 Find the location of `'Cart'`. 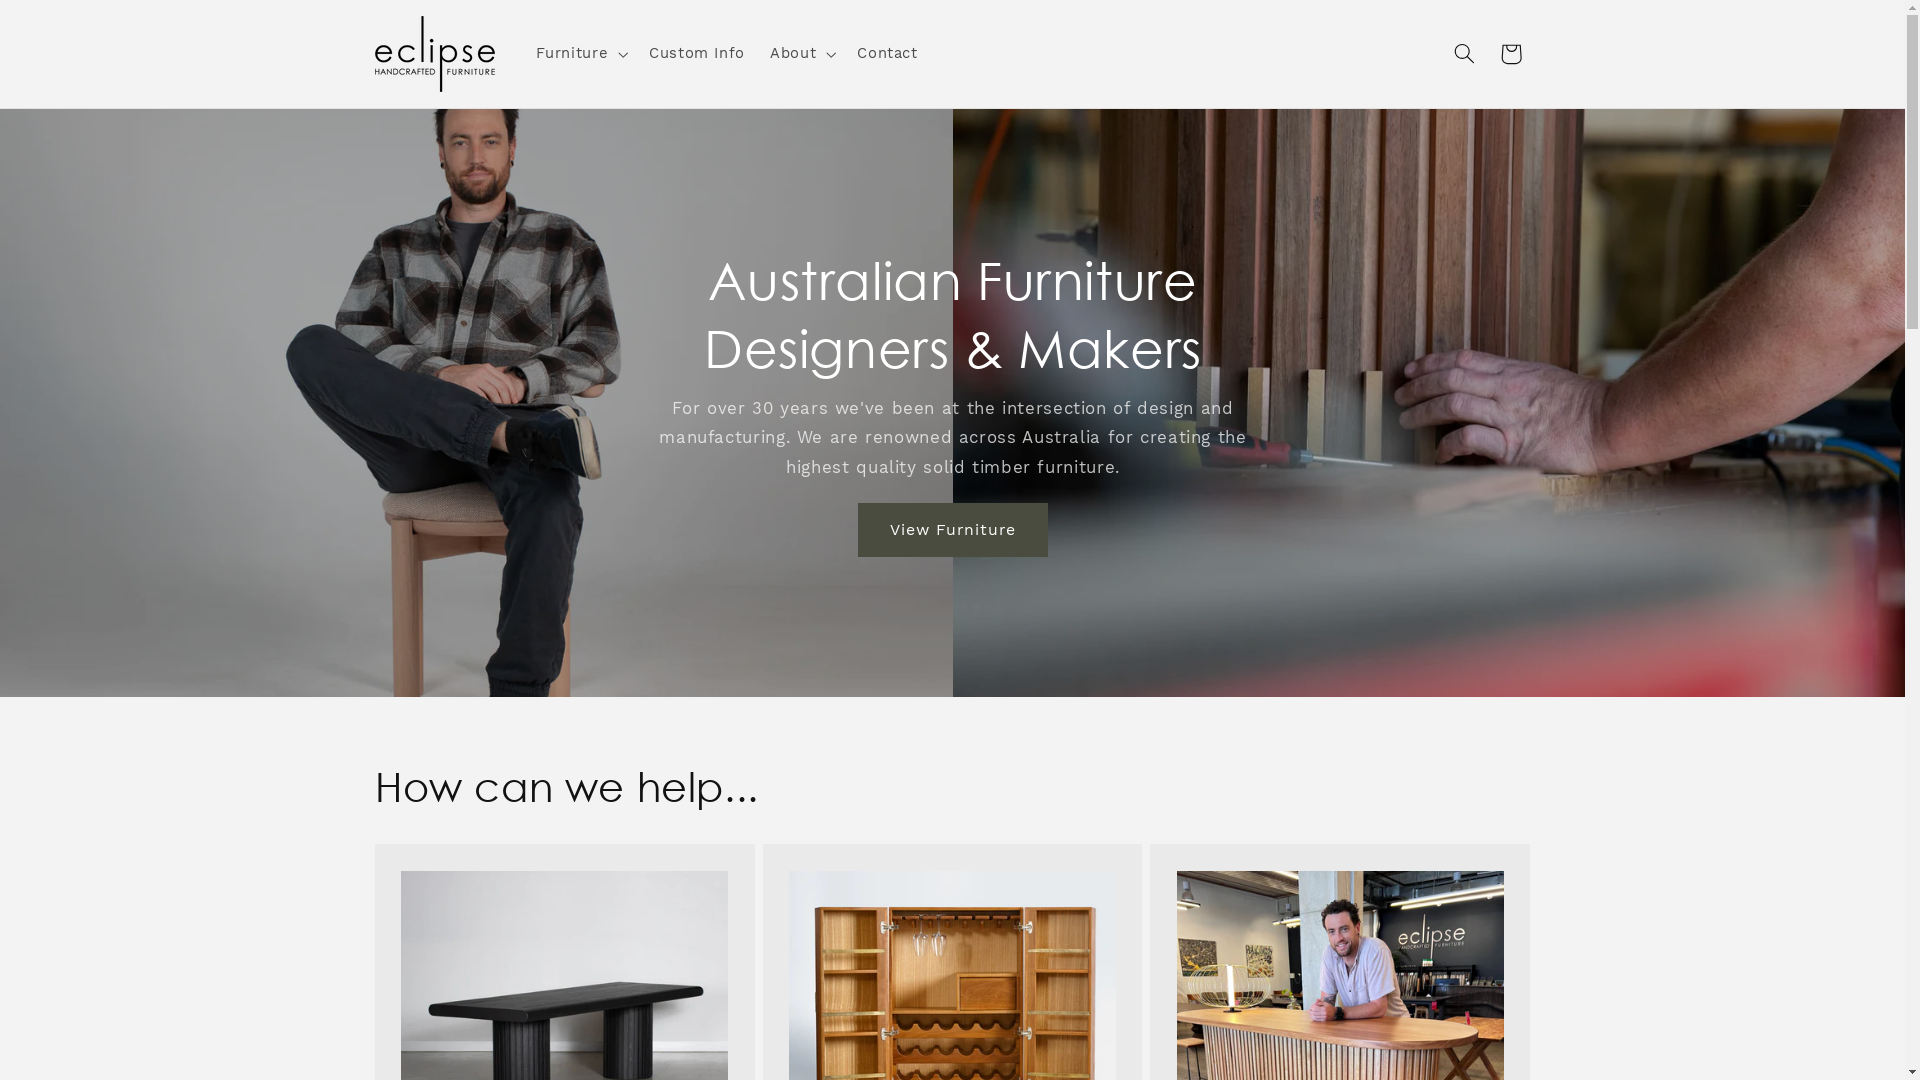

'Cart' is located at coordinates (1511, 53).